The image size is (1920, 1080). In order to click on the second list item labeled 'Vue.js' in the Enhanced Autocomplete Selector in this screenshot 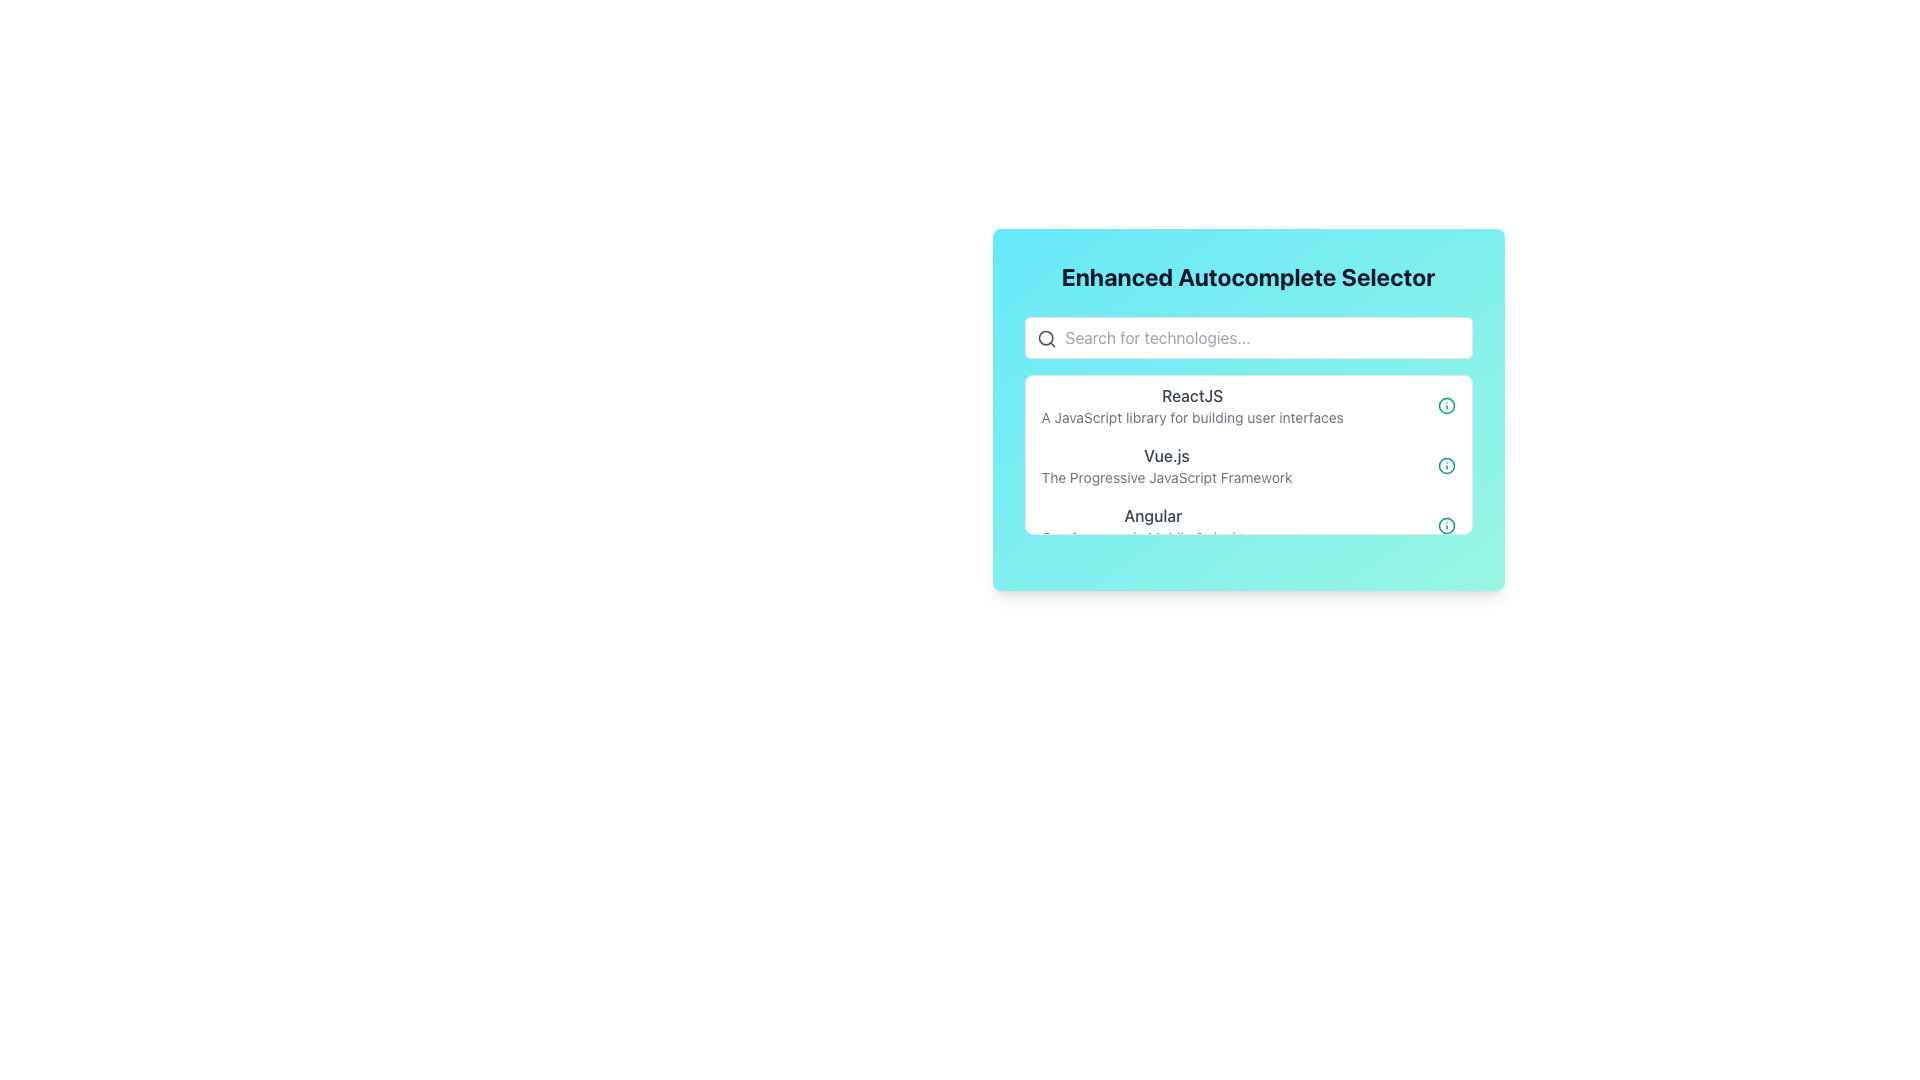, I will do `click(1247, 455)`.